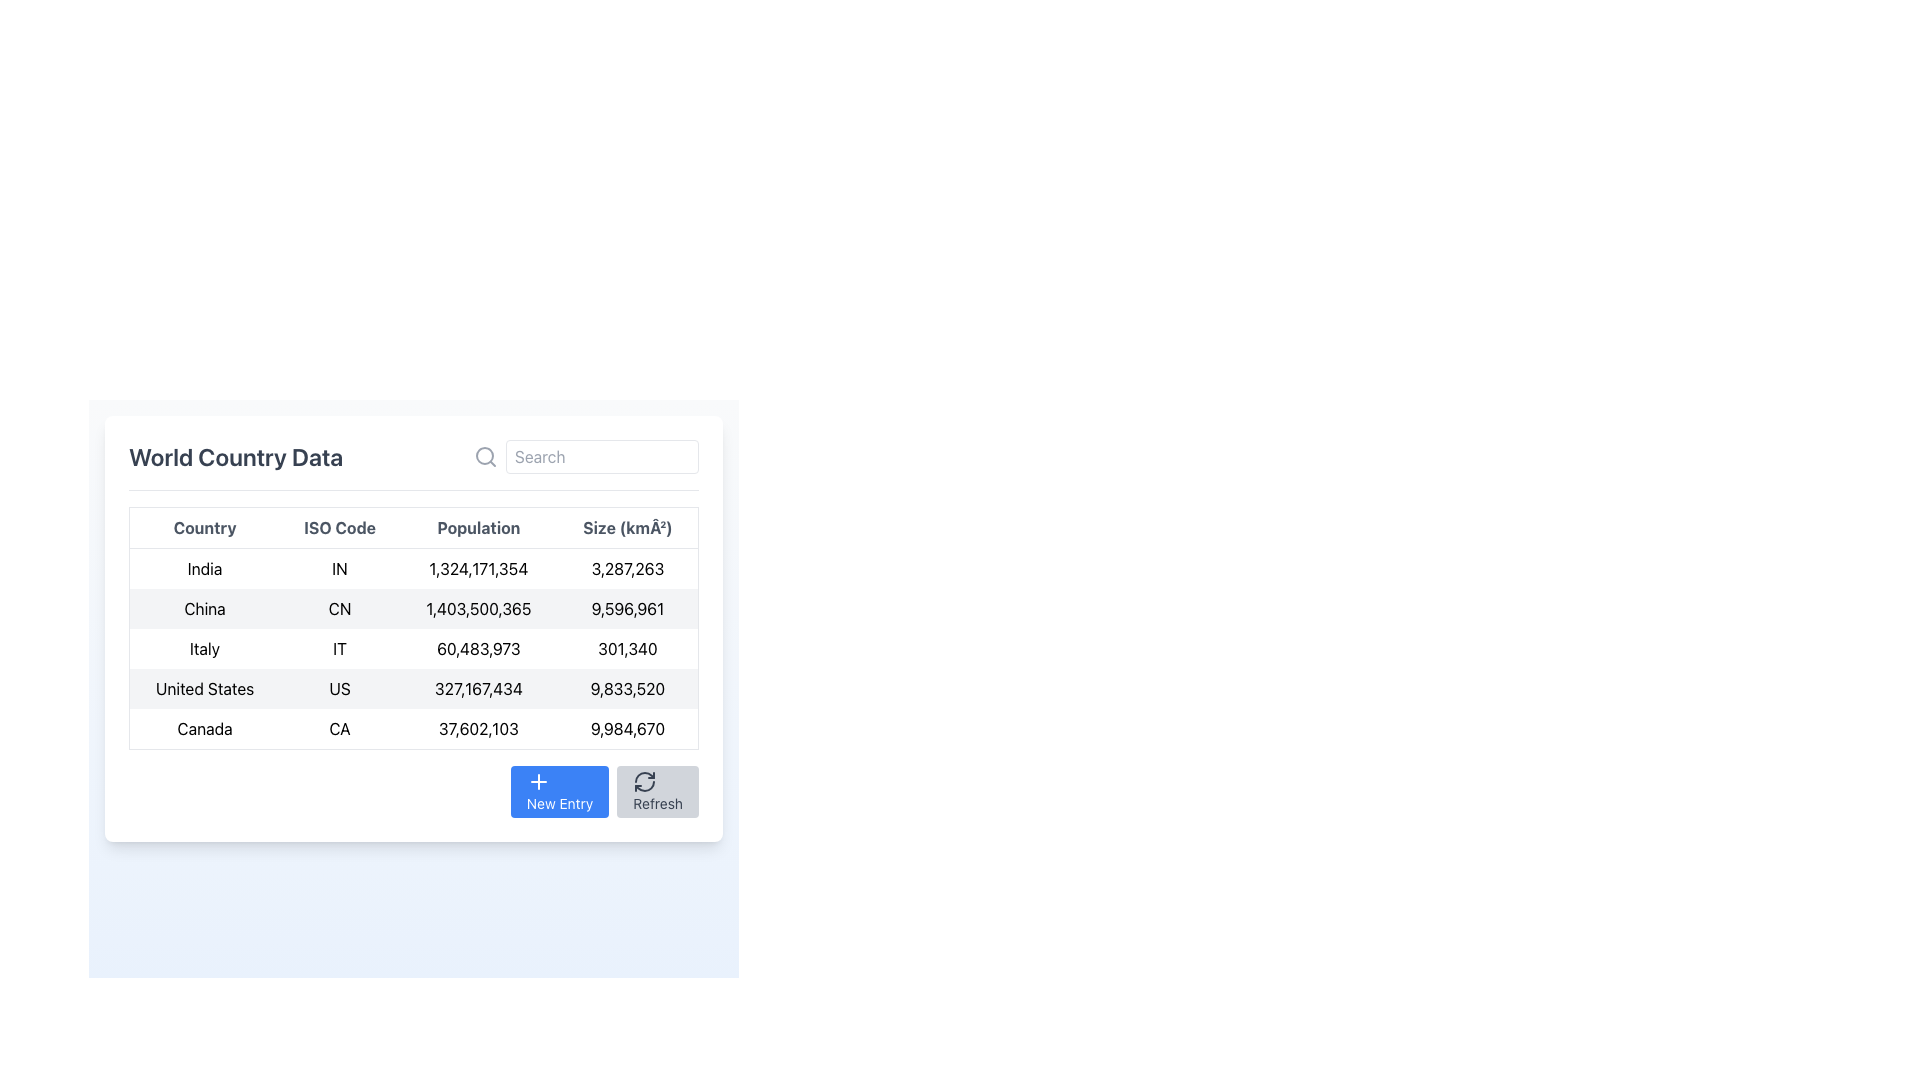 The width and height of the screenshot is (1920, 1080). I want to click on the text label displaying 'United States' in the first column of the table, so click(204, 688).